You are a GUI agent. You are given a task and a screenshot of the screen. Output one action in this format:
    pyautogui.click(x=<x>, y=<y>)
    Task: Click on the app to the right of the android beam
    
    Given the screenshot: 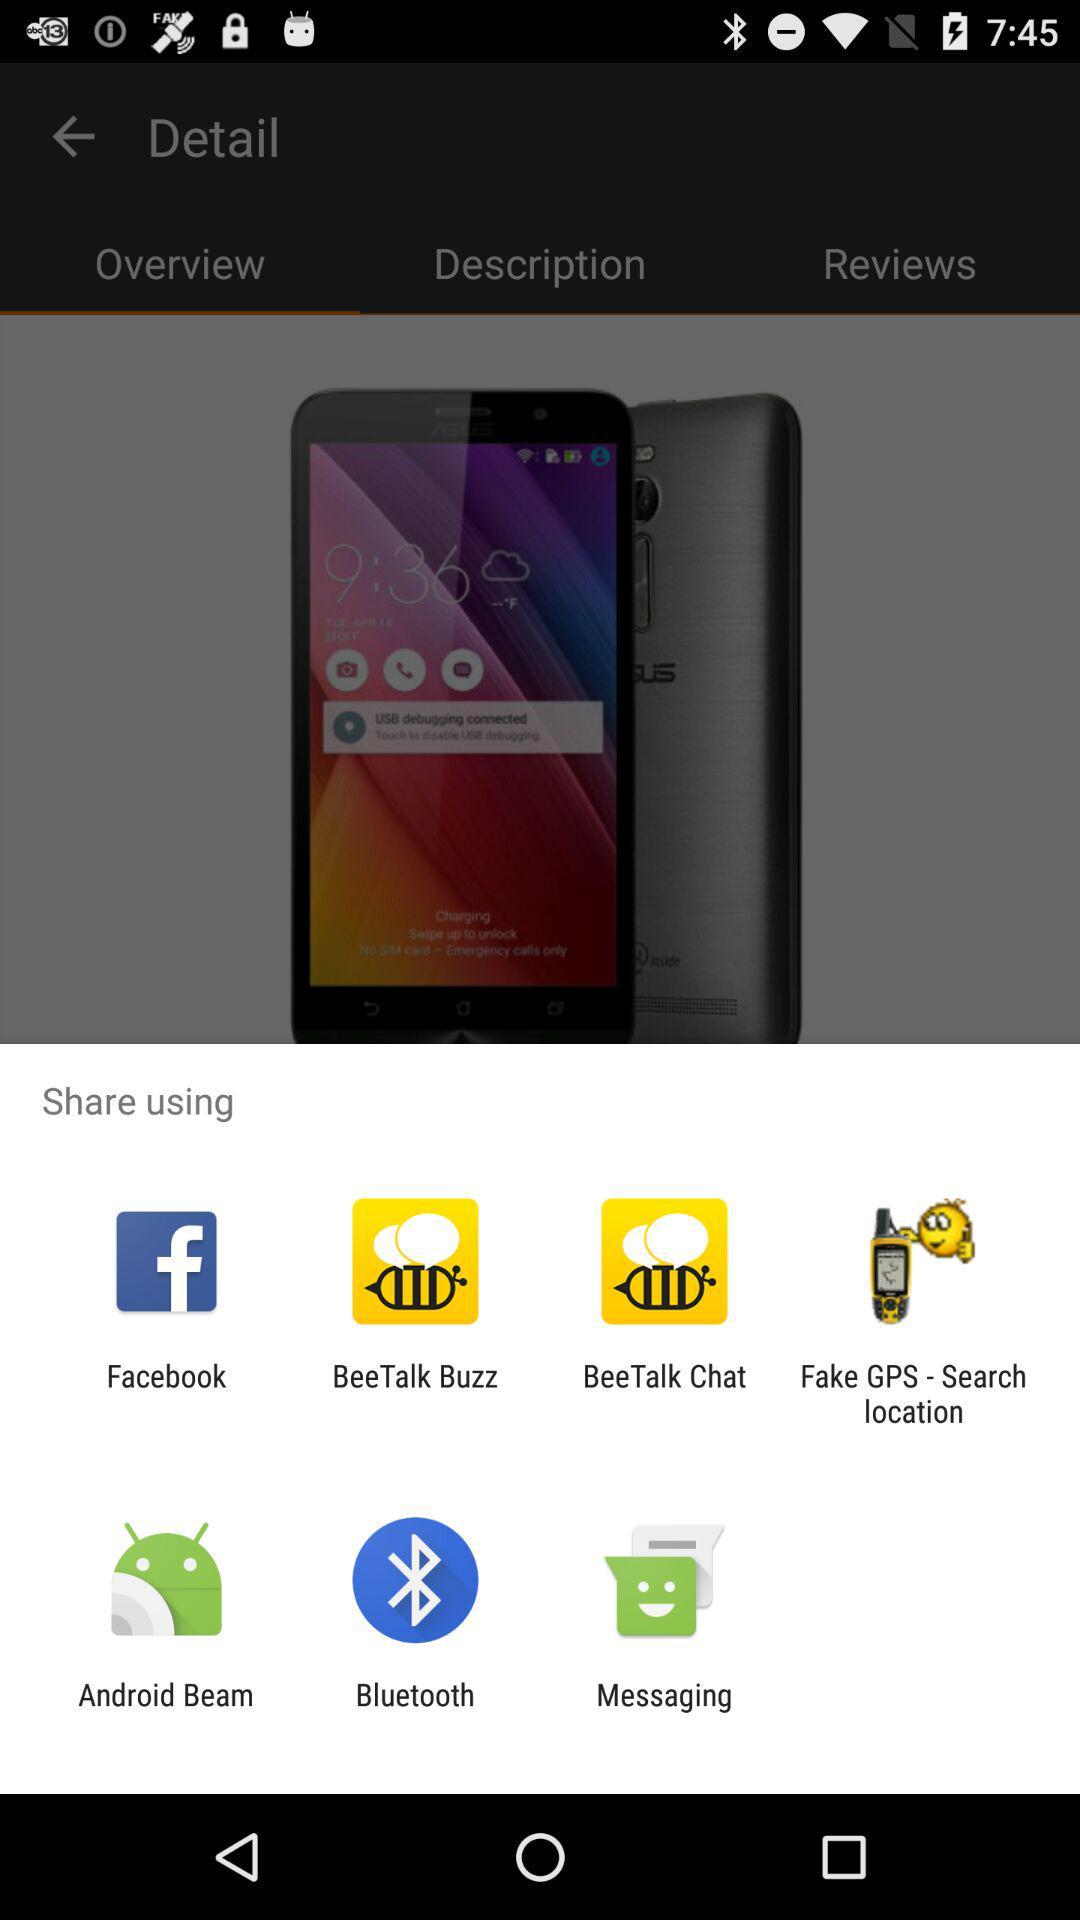 What is the action you would take?
    pyautogui.click(x=414, y=1711)
    